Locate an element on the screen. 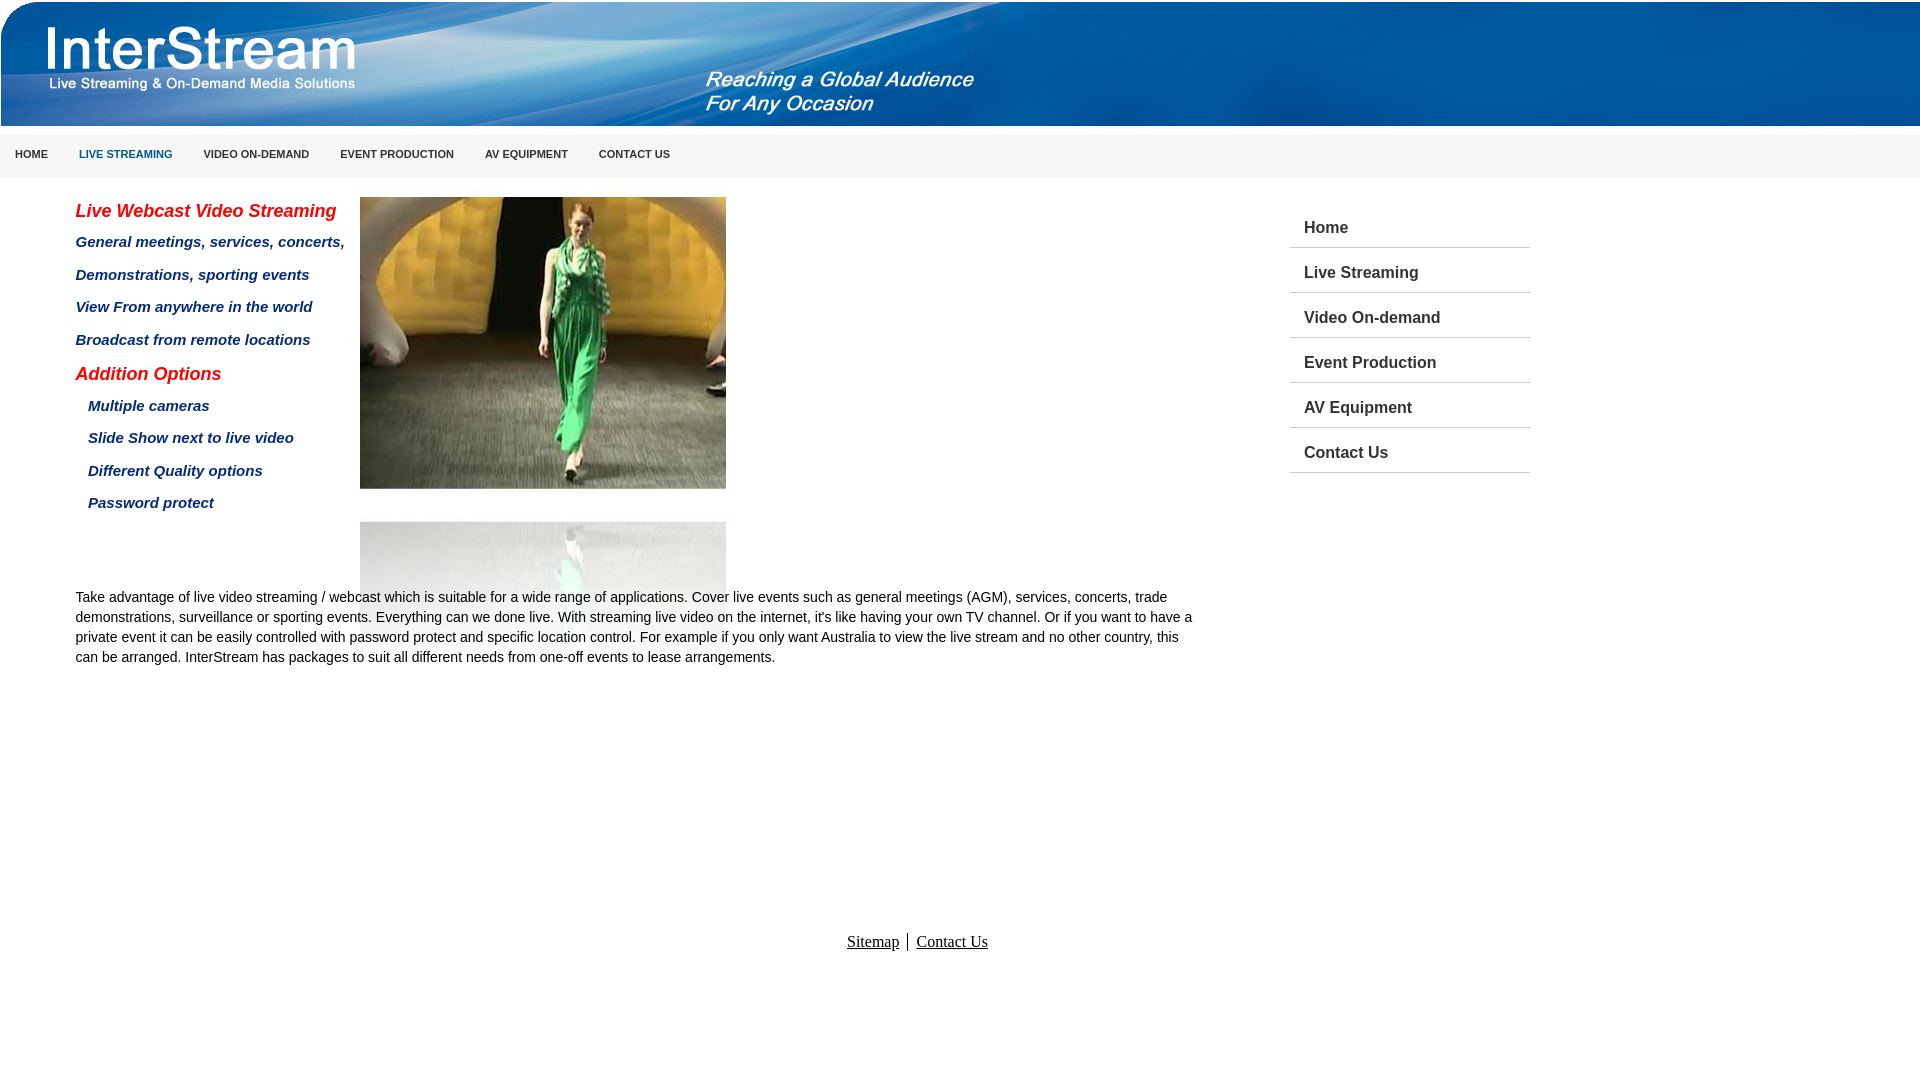 Image resolution: width=1920 pixels, height=1080 pixels. 'Contact Us' is located at coordinates (1304, 450).